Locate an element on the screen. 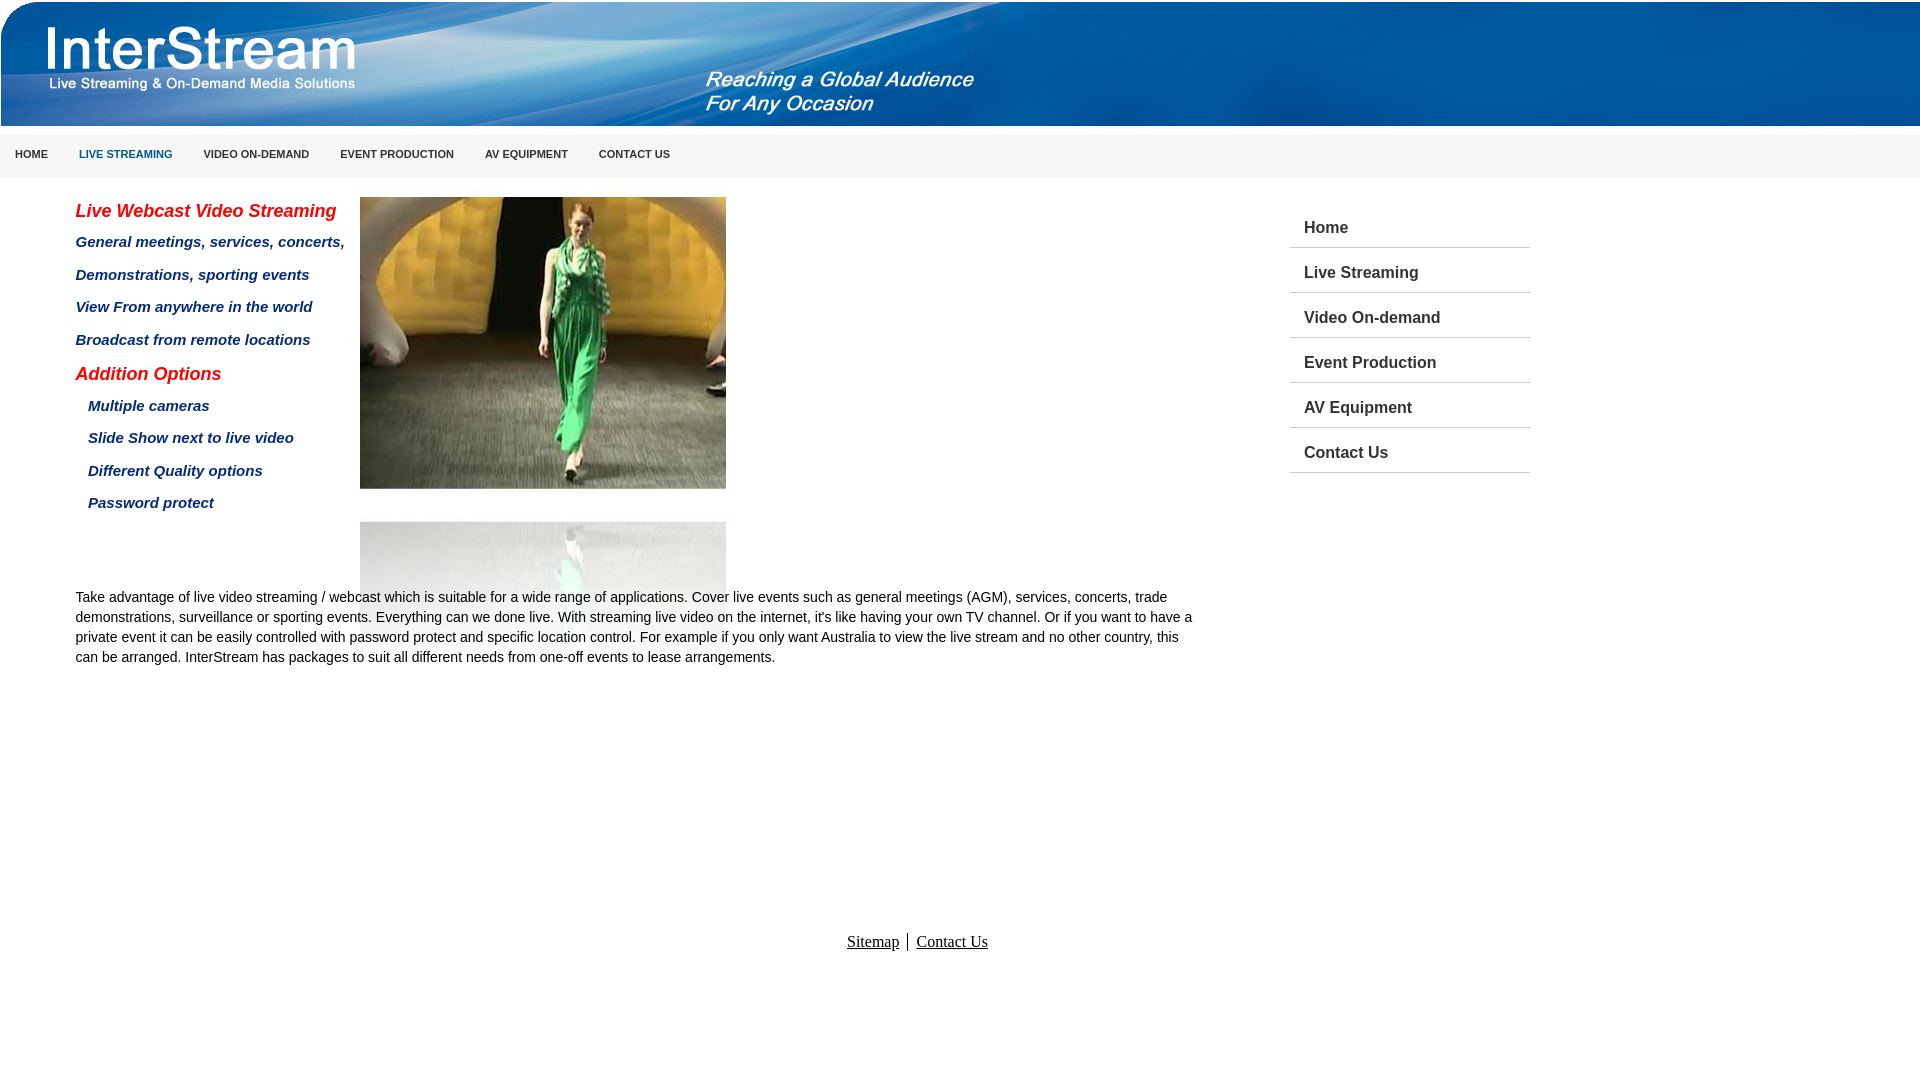 Image resolution: width=1920 pixels, height=1080 pixels. 'Contact Us' is located at coordinates (1304, 450).